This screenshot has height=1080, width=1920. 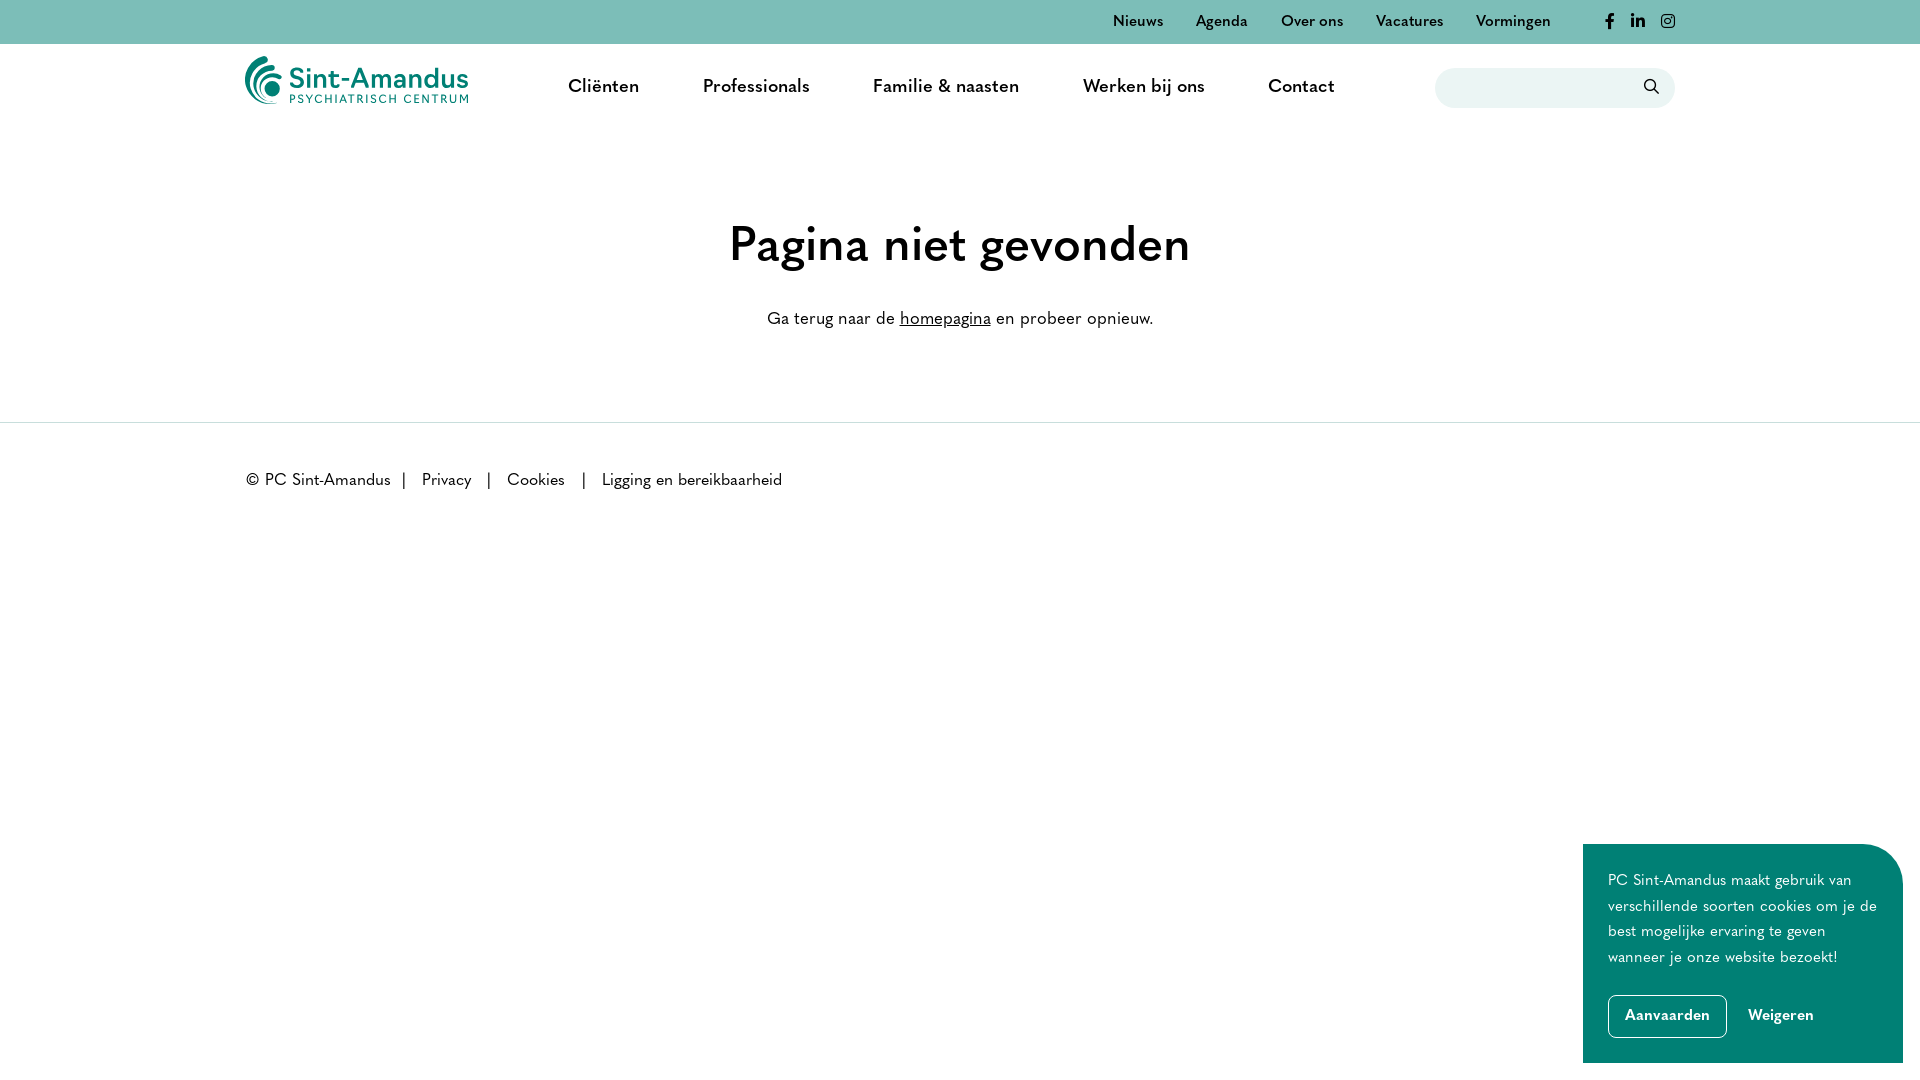 What do you see at coordinates (1266, 87) in the screenshot?
I see `'Contact'` at bounding box center [1266, 87].